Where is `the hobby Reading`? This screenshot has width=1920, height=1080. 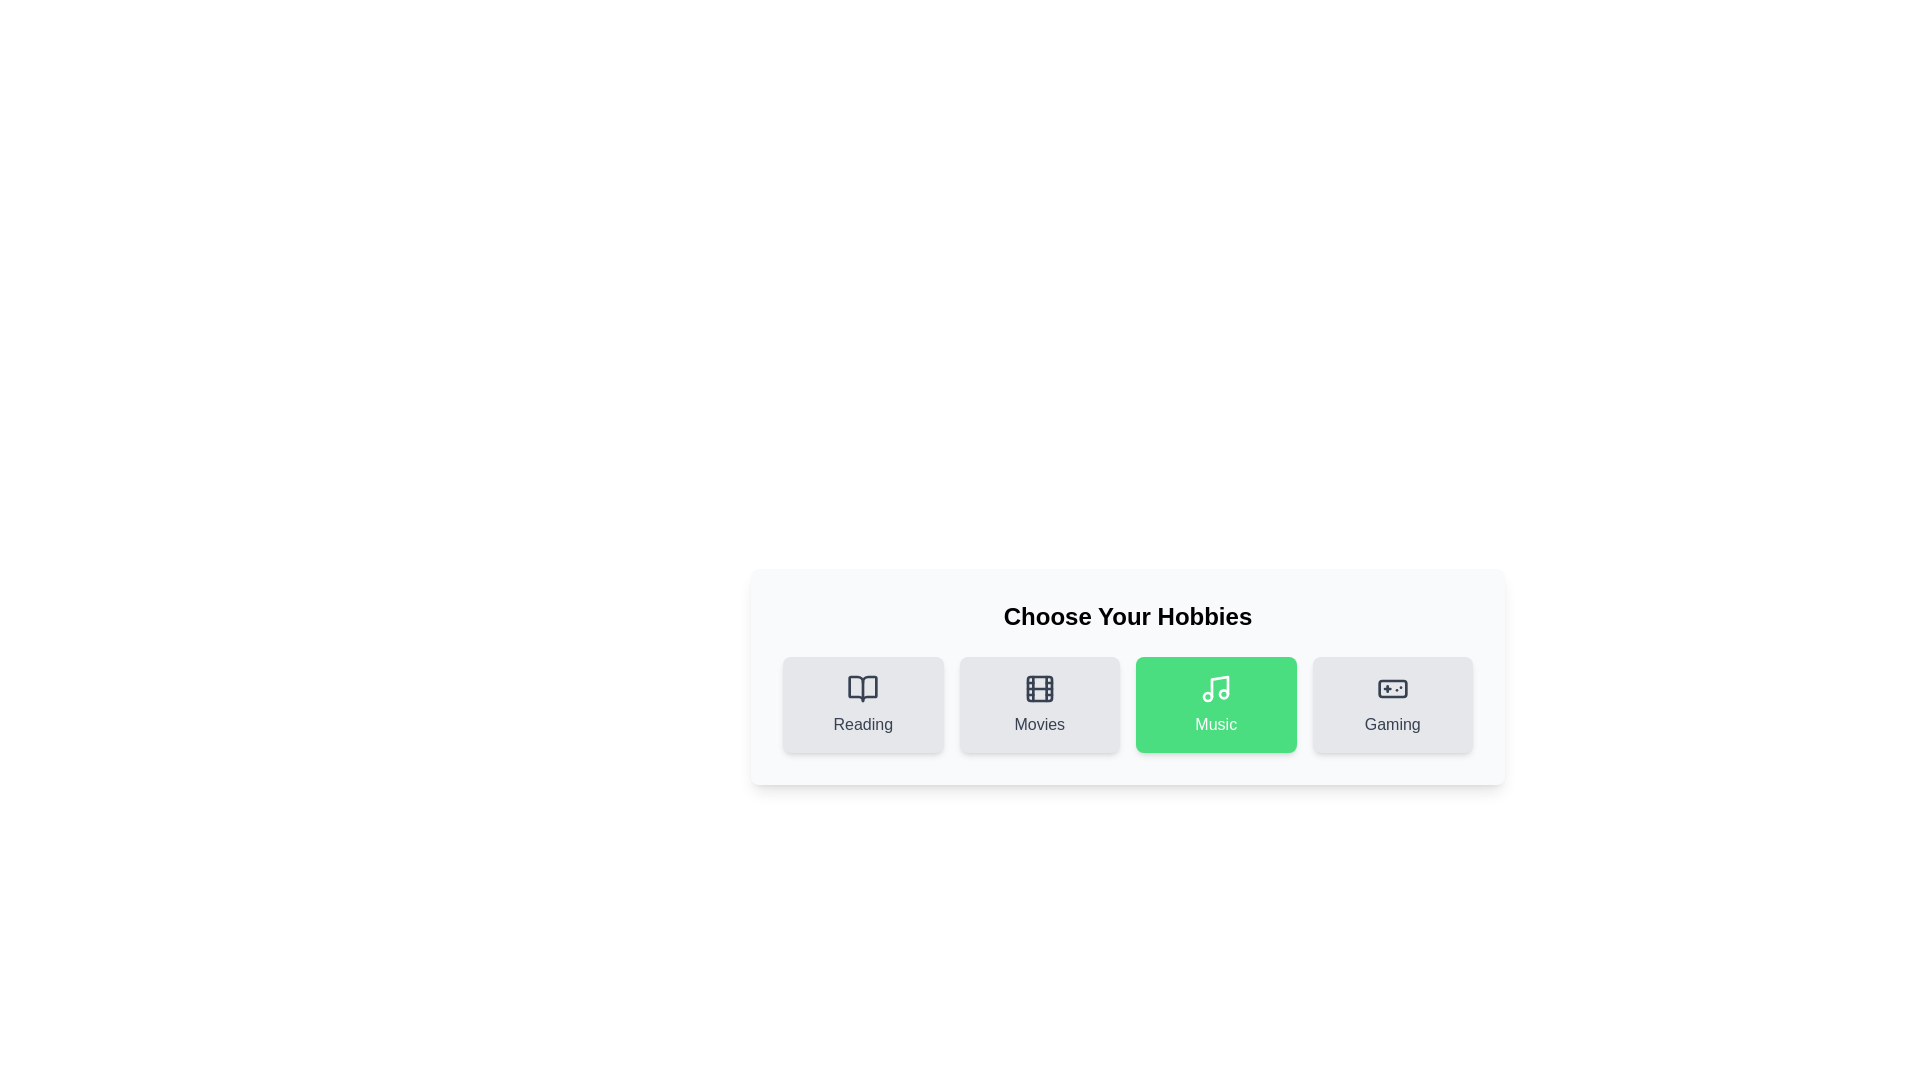 the hobby Reading is located at coordinates (863, 704).